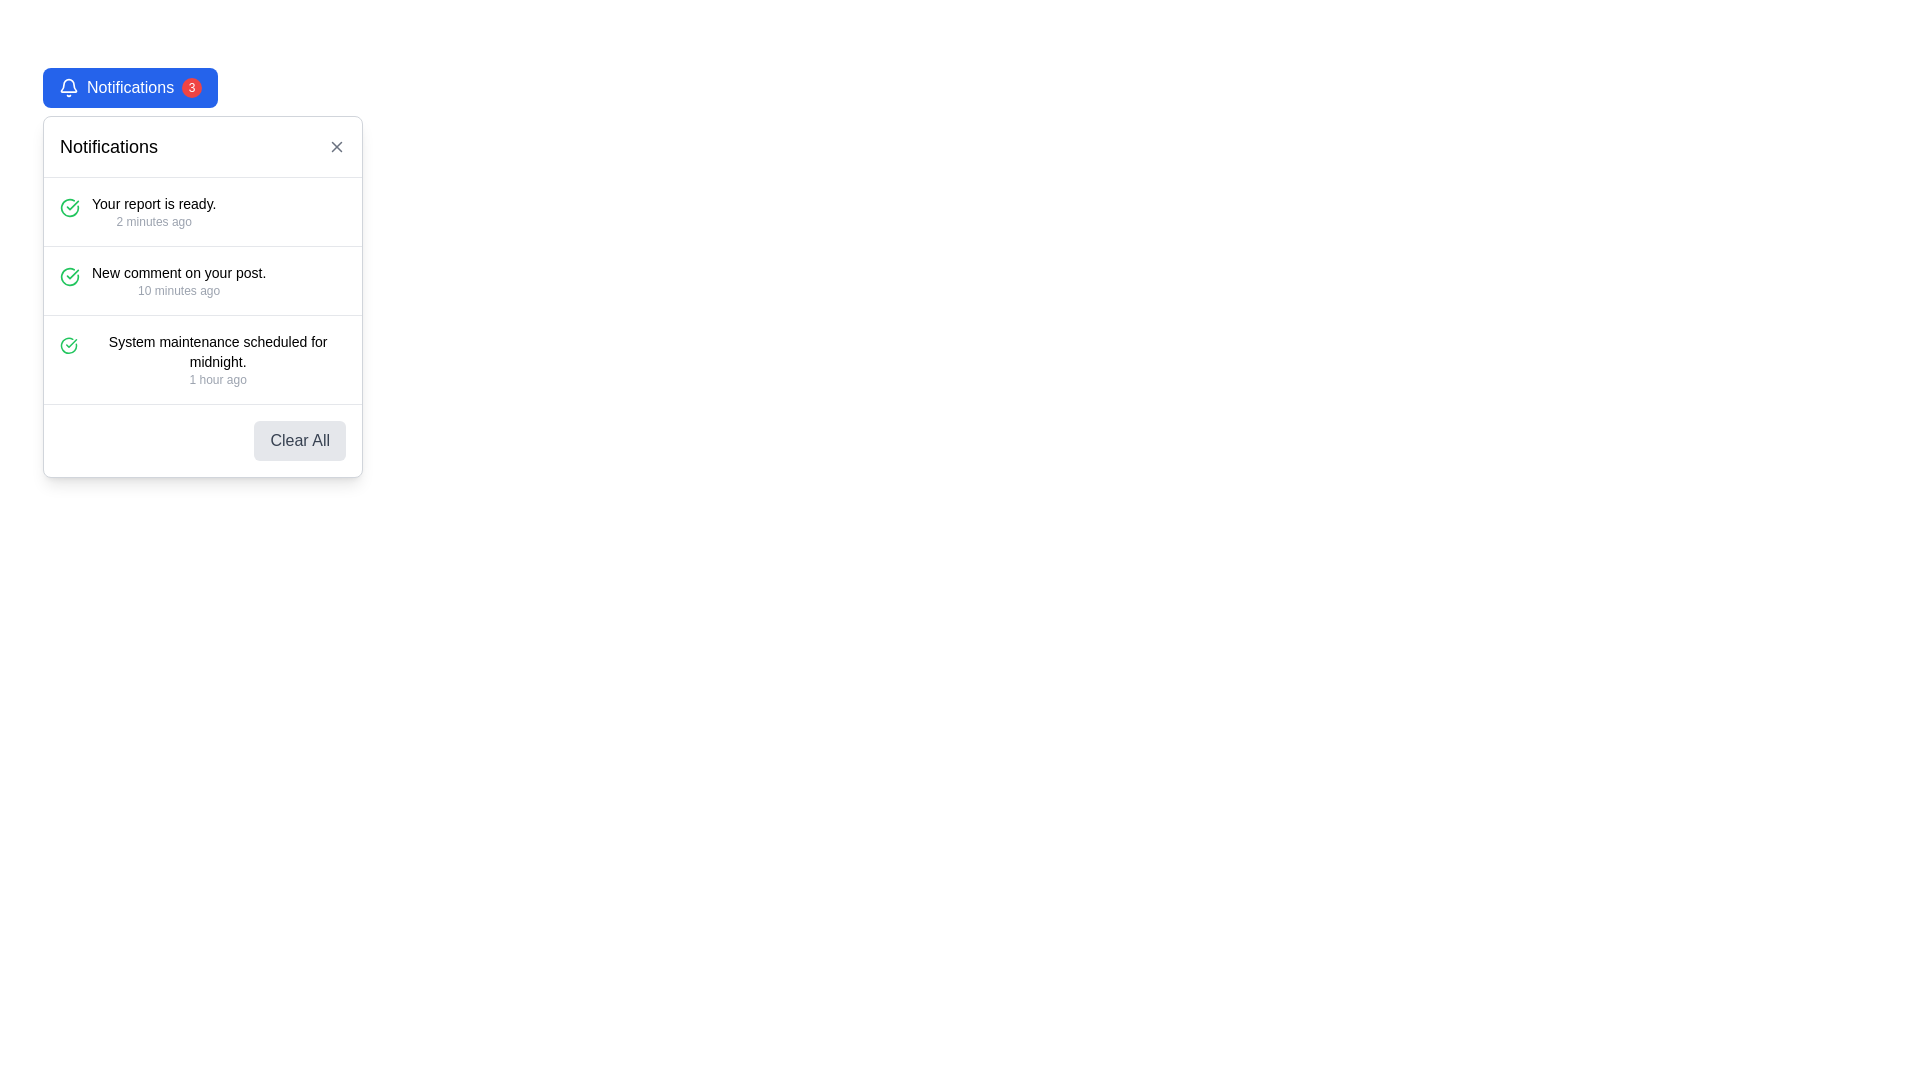  I want to click on text displayed in the third notification of the notification panel, located above the timestamp '1 hour ago' and below 'New comment on your post', so click(218, 350).